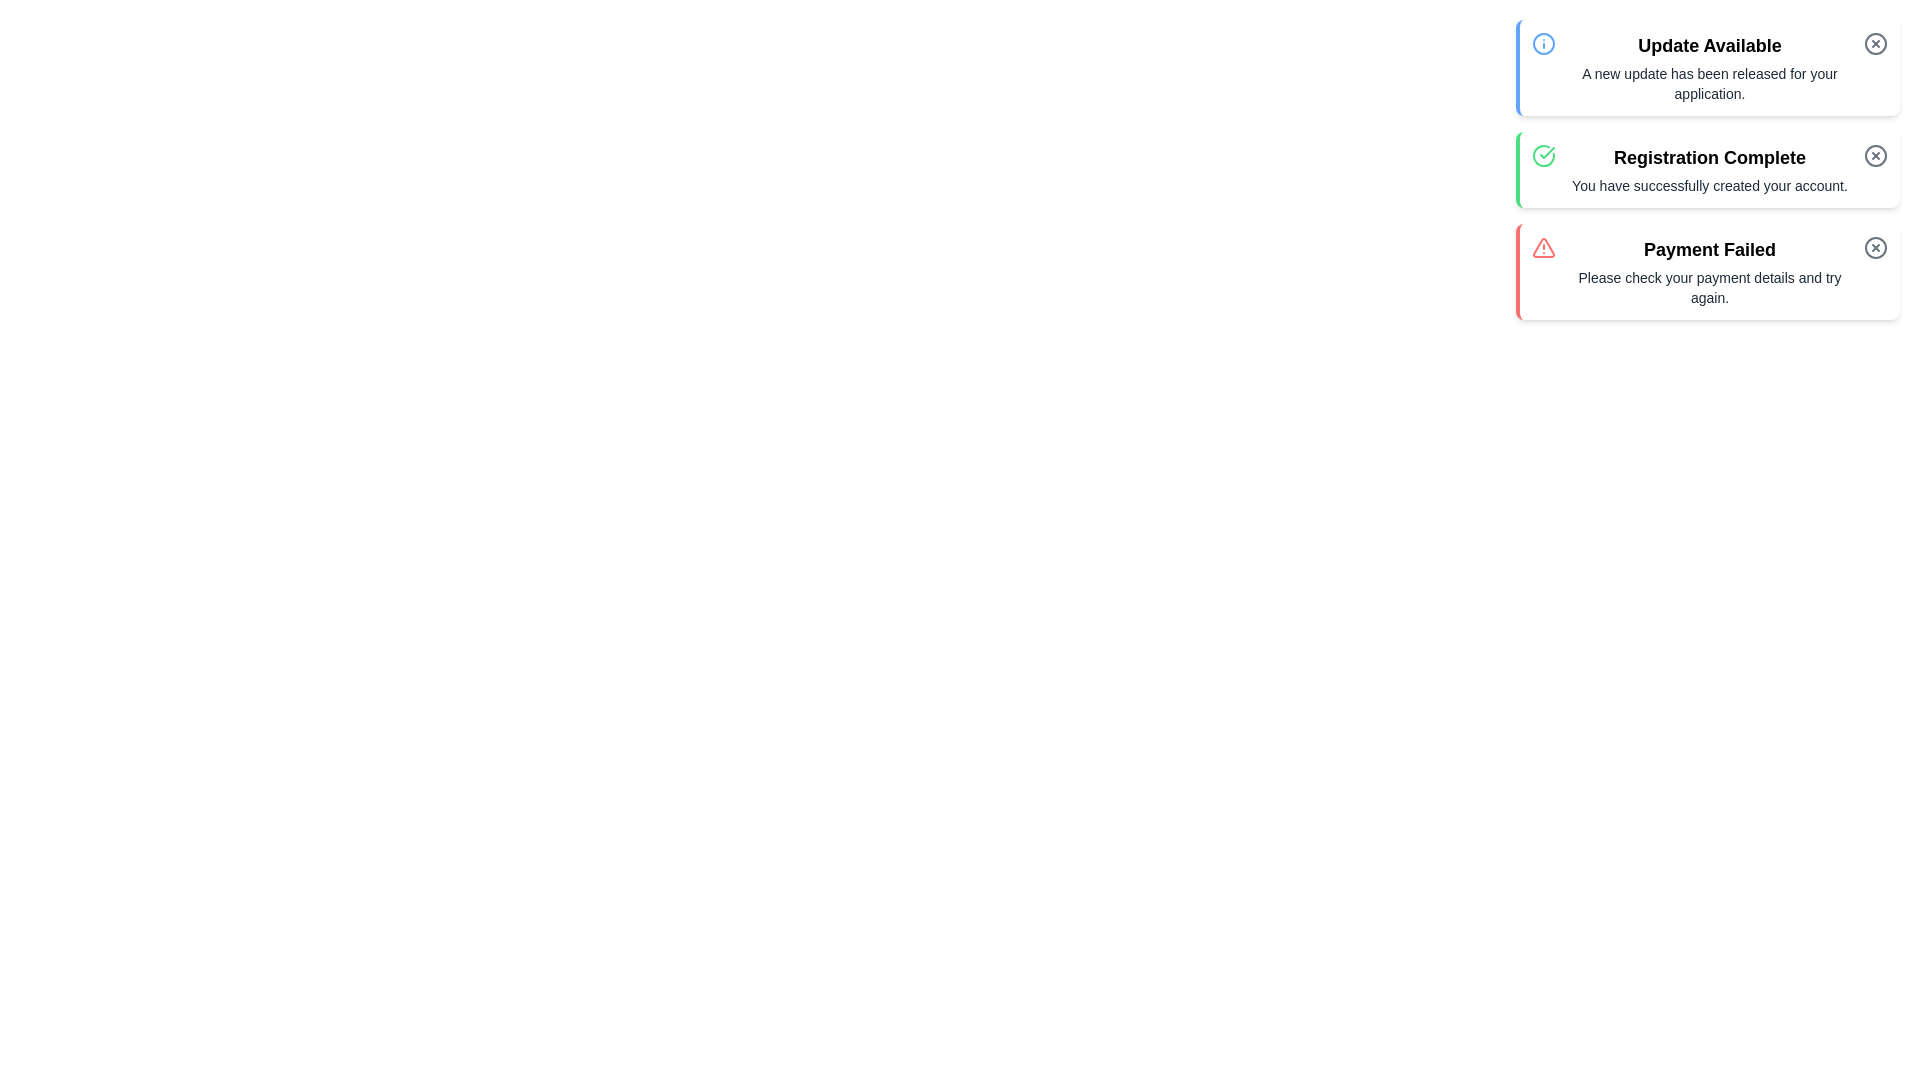  What do you see at coordinates (1543, 246) in the screenshot?
I see `the red triangular warning icon located to the left of the 'Payment Failed' notification message` at bounding box center [1543, 246].